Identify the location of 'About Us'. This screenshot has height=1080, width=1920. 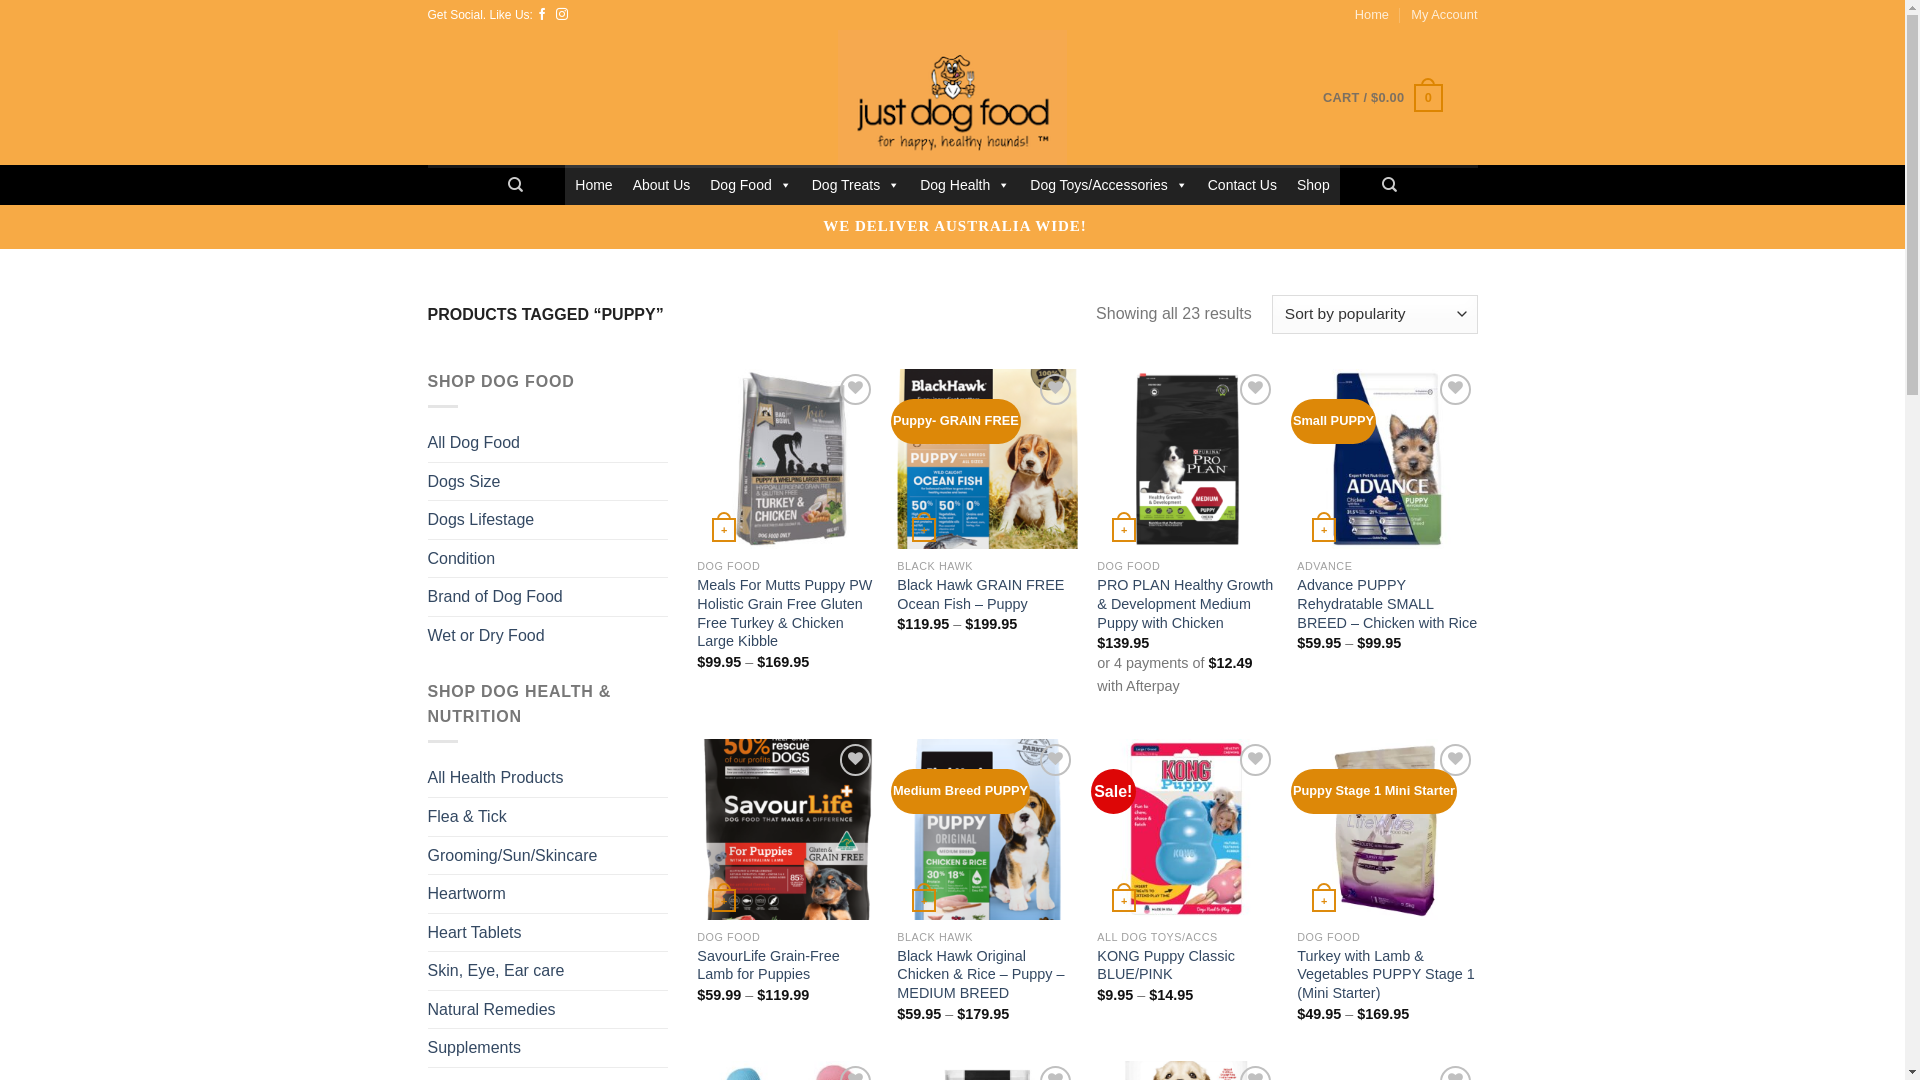
(662, 185).